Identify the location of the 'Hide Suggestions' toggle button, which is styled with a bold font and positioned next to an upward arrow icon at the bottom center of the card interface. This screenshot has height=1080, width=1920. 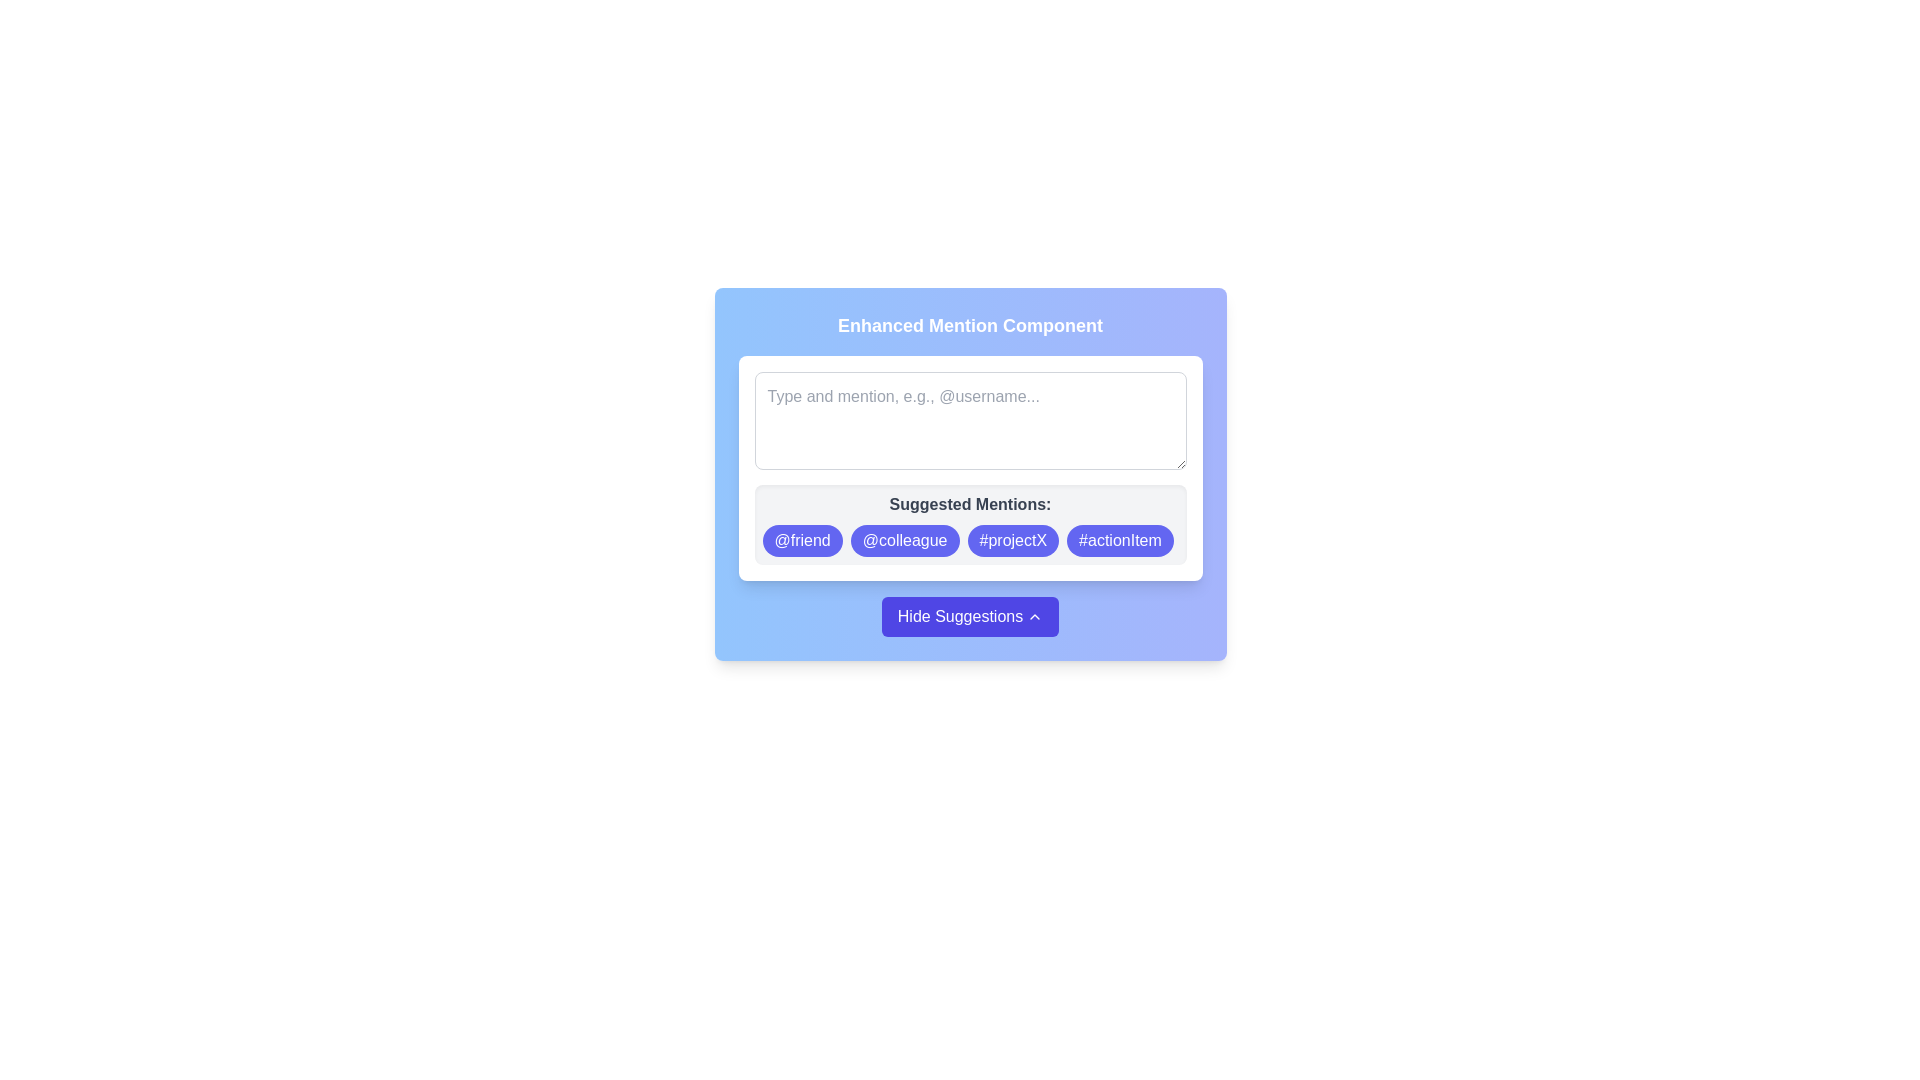
(970, 616).